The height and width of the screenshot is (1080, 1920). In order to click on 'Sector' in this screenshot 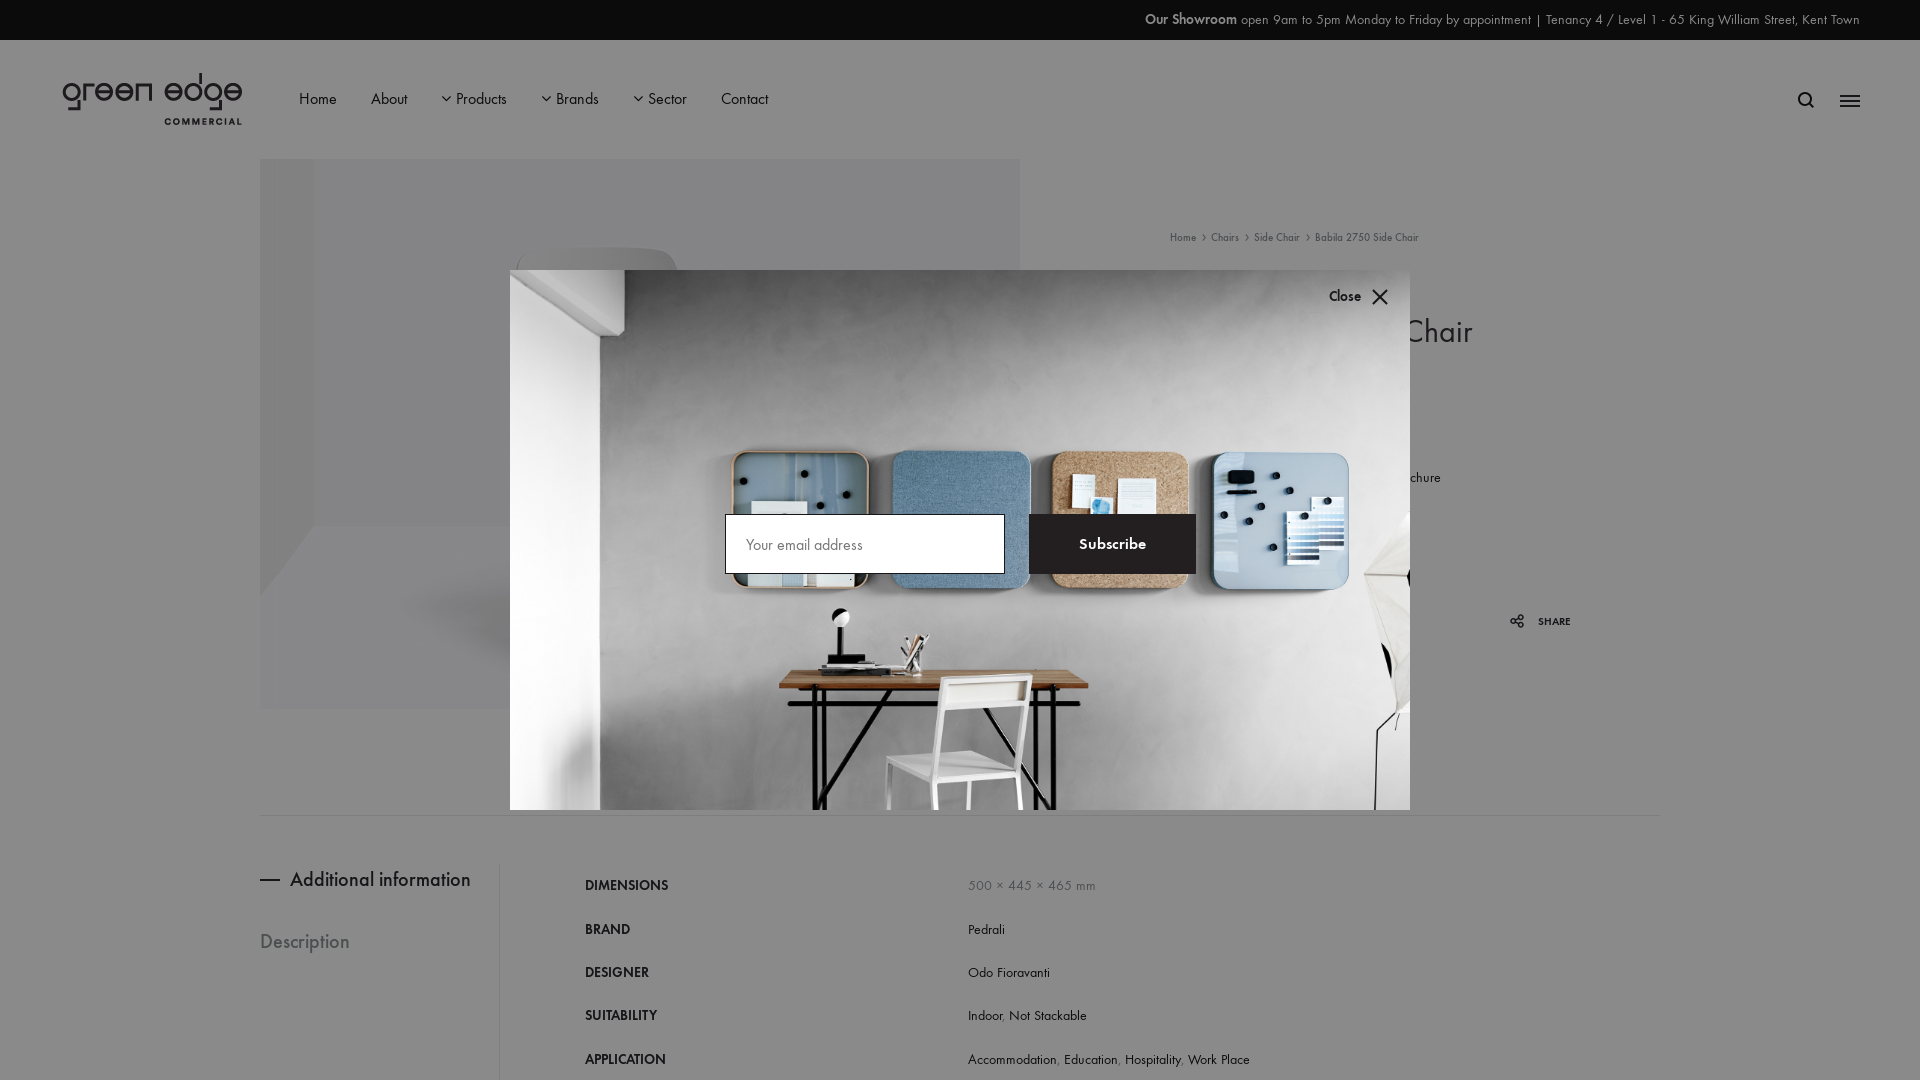, I will do `click(660, 99)`.